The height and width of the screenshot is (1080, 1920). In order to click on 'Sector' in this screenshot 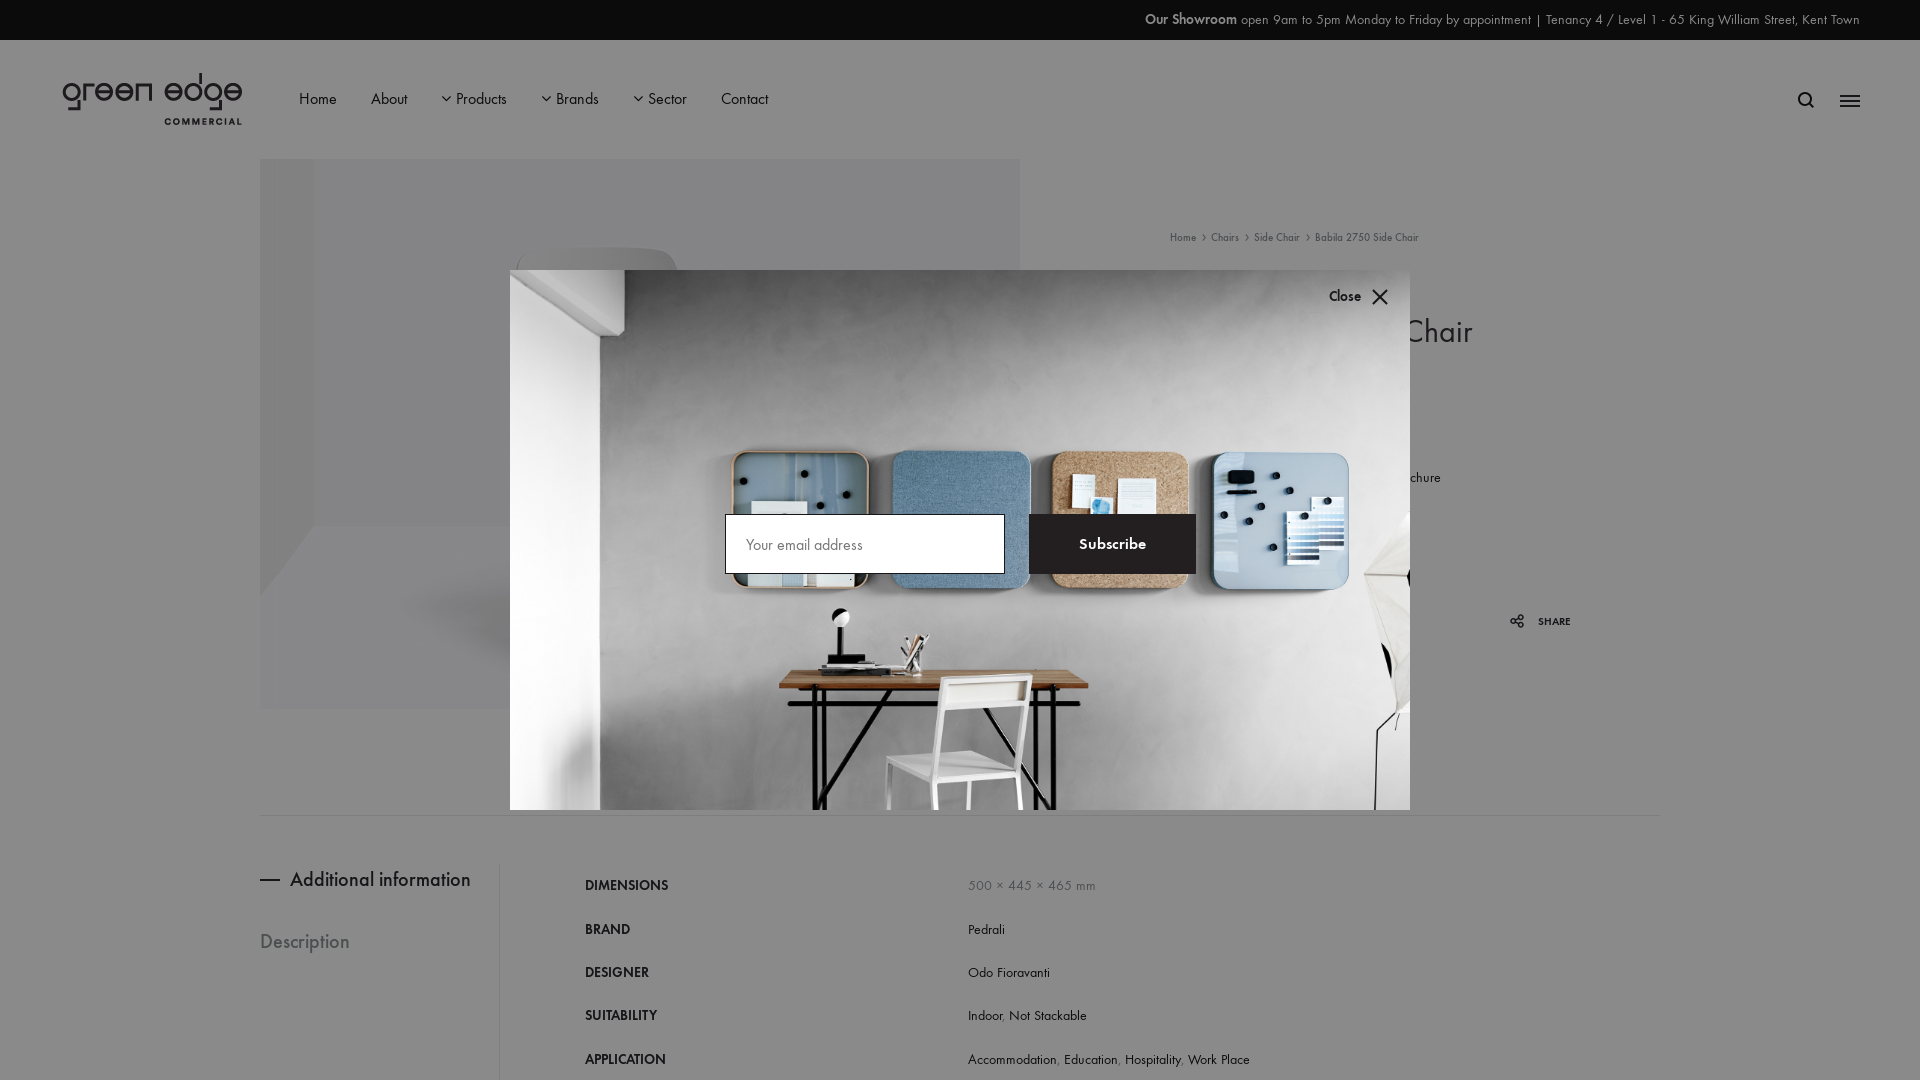, I will do `click(660, 99)`.